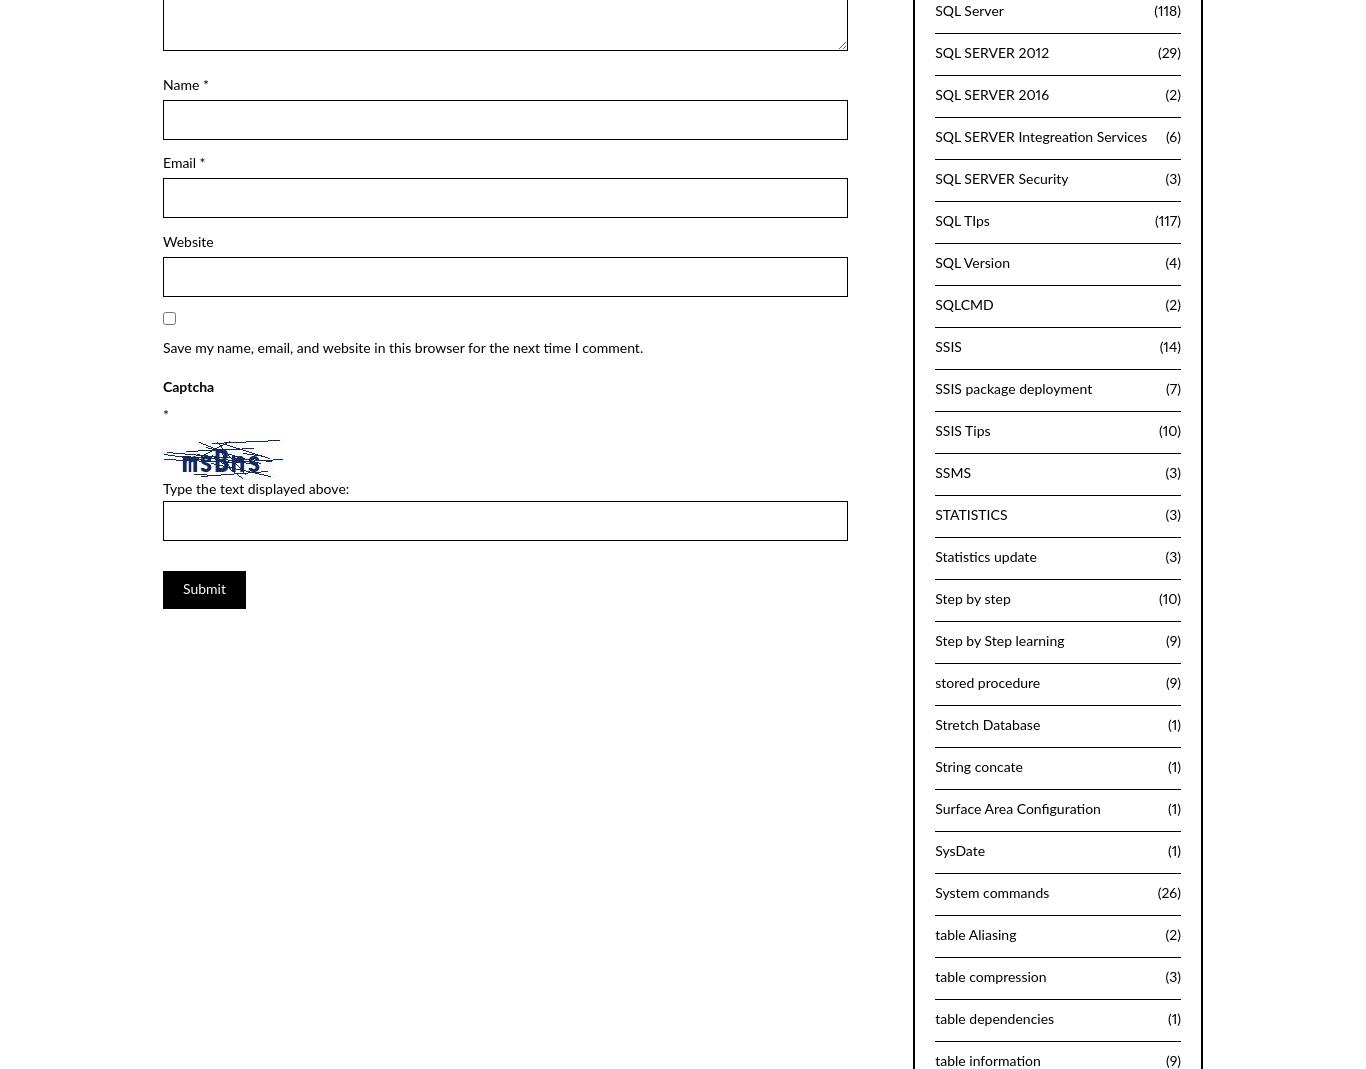 The image size is (1366, 1069). What do you see at coordinates (962, 430) in the screenshot?
I see `'SSIS Tips'` at bounding box center [962, 430].